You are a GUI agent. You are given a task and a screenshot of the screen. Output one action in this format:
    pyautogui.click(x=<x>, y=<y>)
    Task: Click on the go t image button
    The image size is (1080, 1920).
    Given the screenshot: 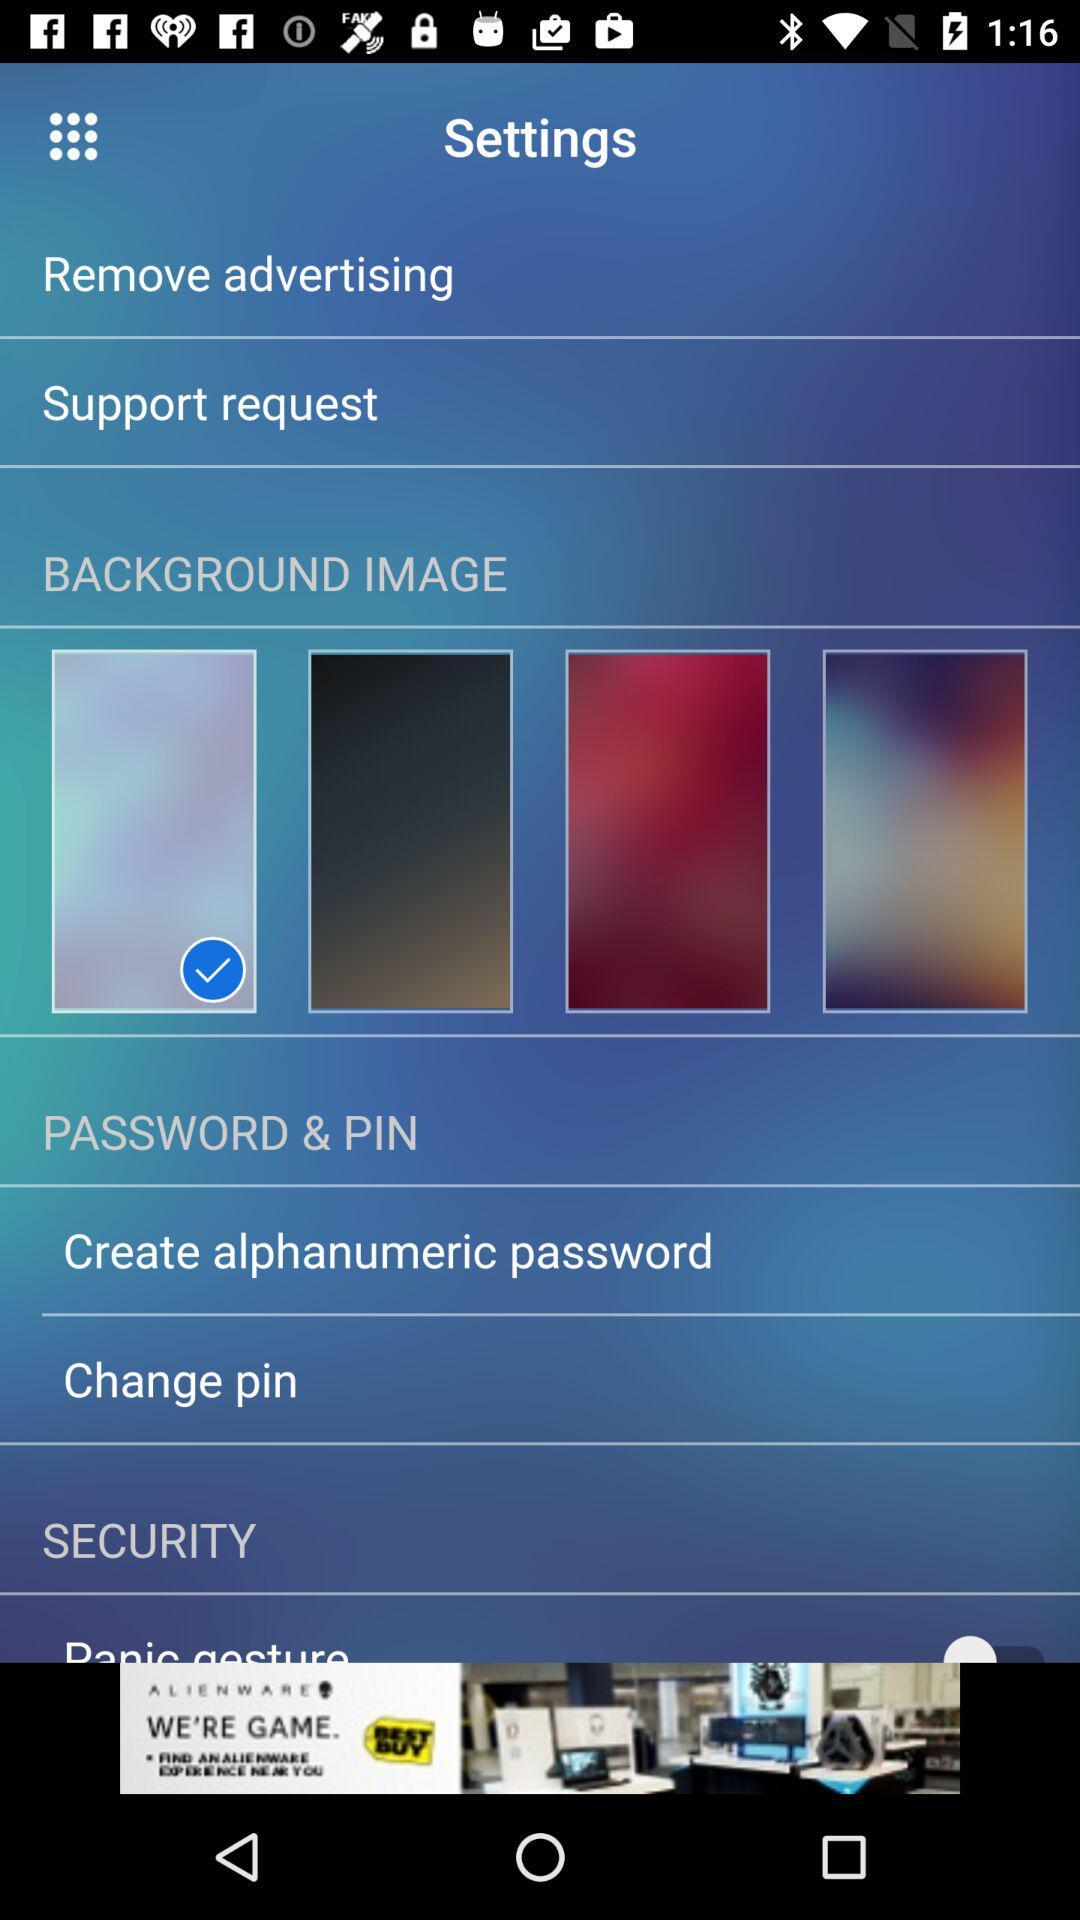 What is the action you would take?
    pyautogui.click(x=153, y=831)
    